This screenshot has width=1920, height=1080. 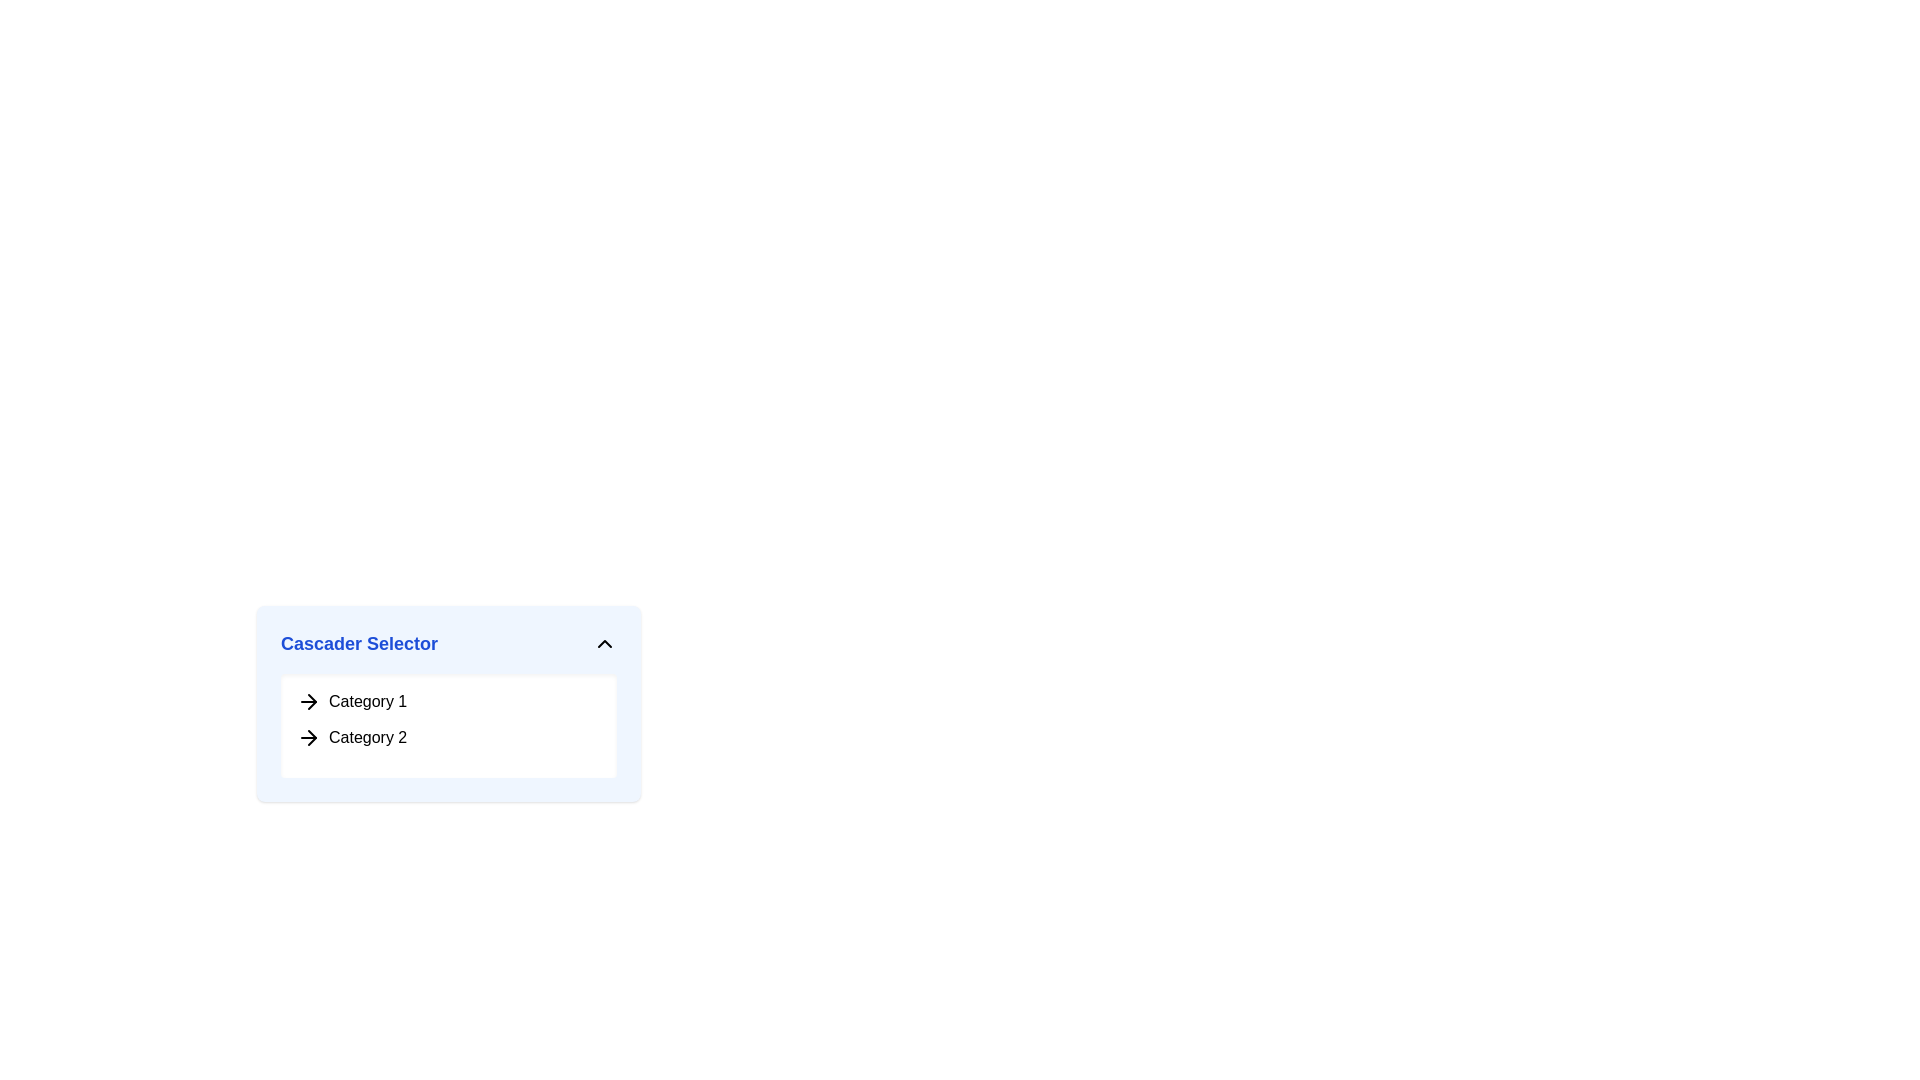 What do you see at coordinates (359, 644) in the screenshot?
I see `the text label that serves as the title for the dropdown component, positioned on the left side of the dropdown header` at bounding box center [359, 644].